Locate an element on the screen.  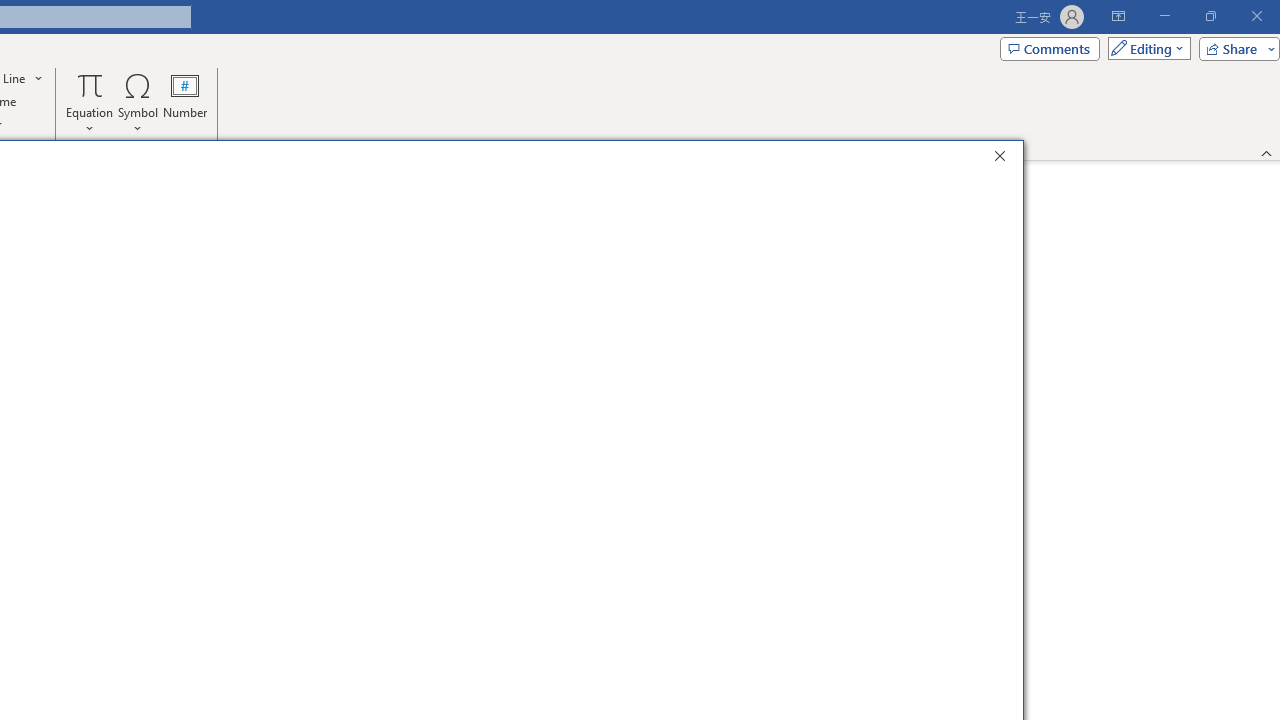
'Equation' is located at coordinates (89, 103).